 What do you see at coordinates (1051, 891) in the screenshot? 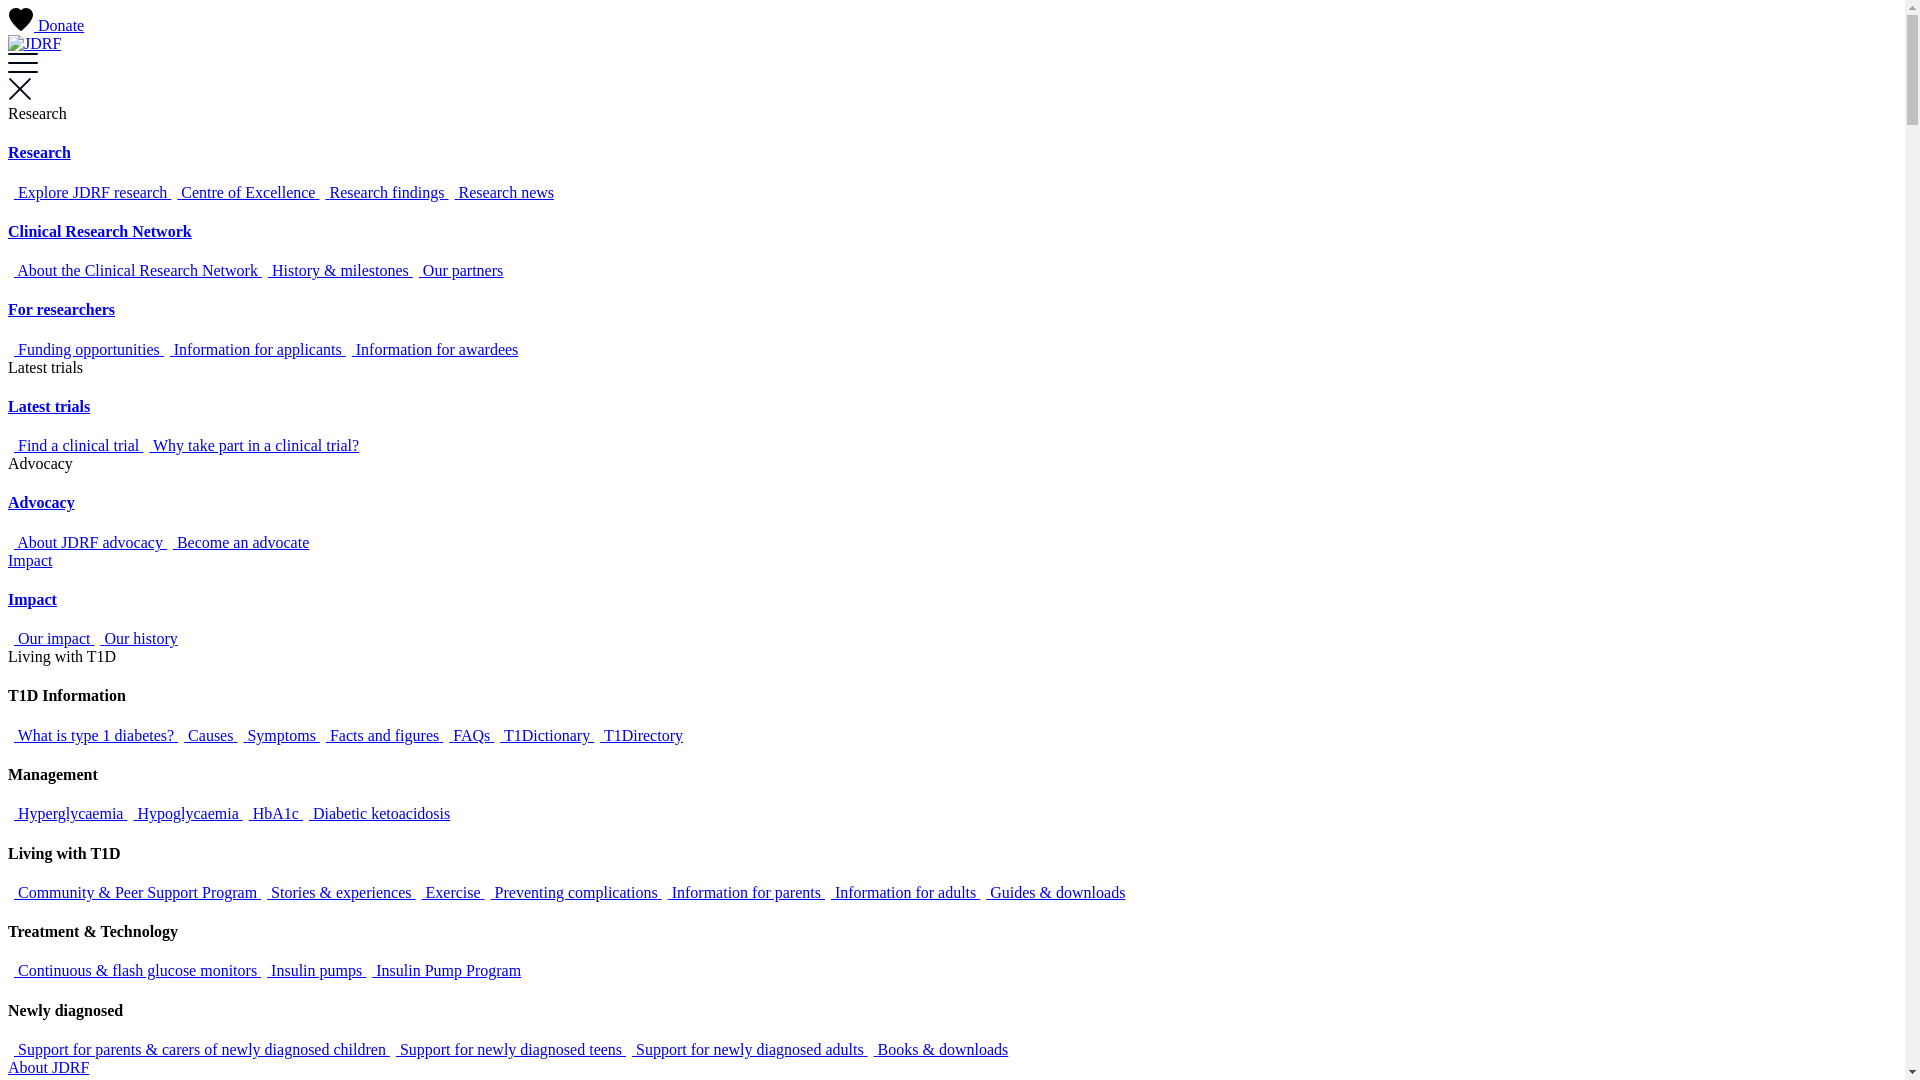
I see `'Guides & downloads'` at bounding box center [1051, 891].